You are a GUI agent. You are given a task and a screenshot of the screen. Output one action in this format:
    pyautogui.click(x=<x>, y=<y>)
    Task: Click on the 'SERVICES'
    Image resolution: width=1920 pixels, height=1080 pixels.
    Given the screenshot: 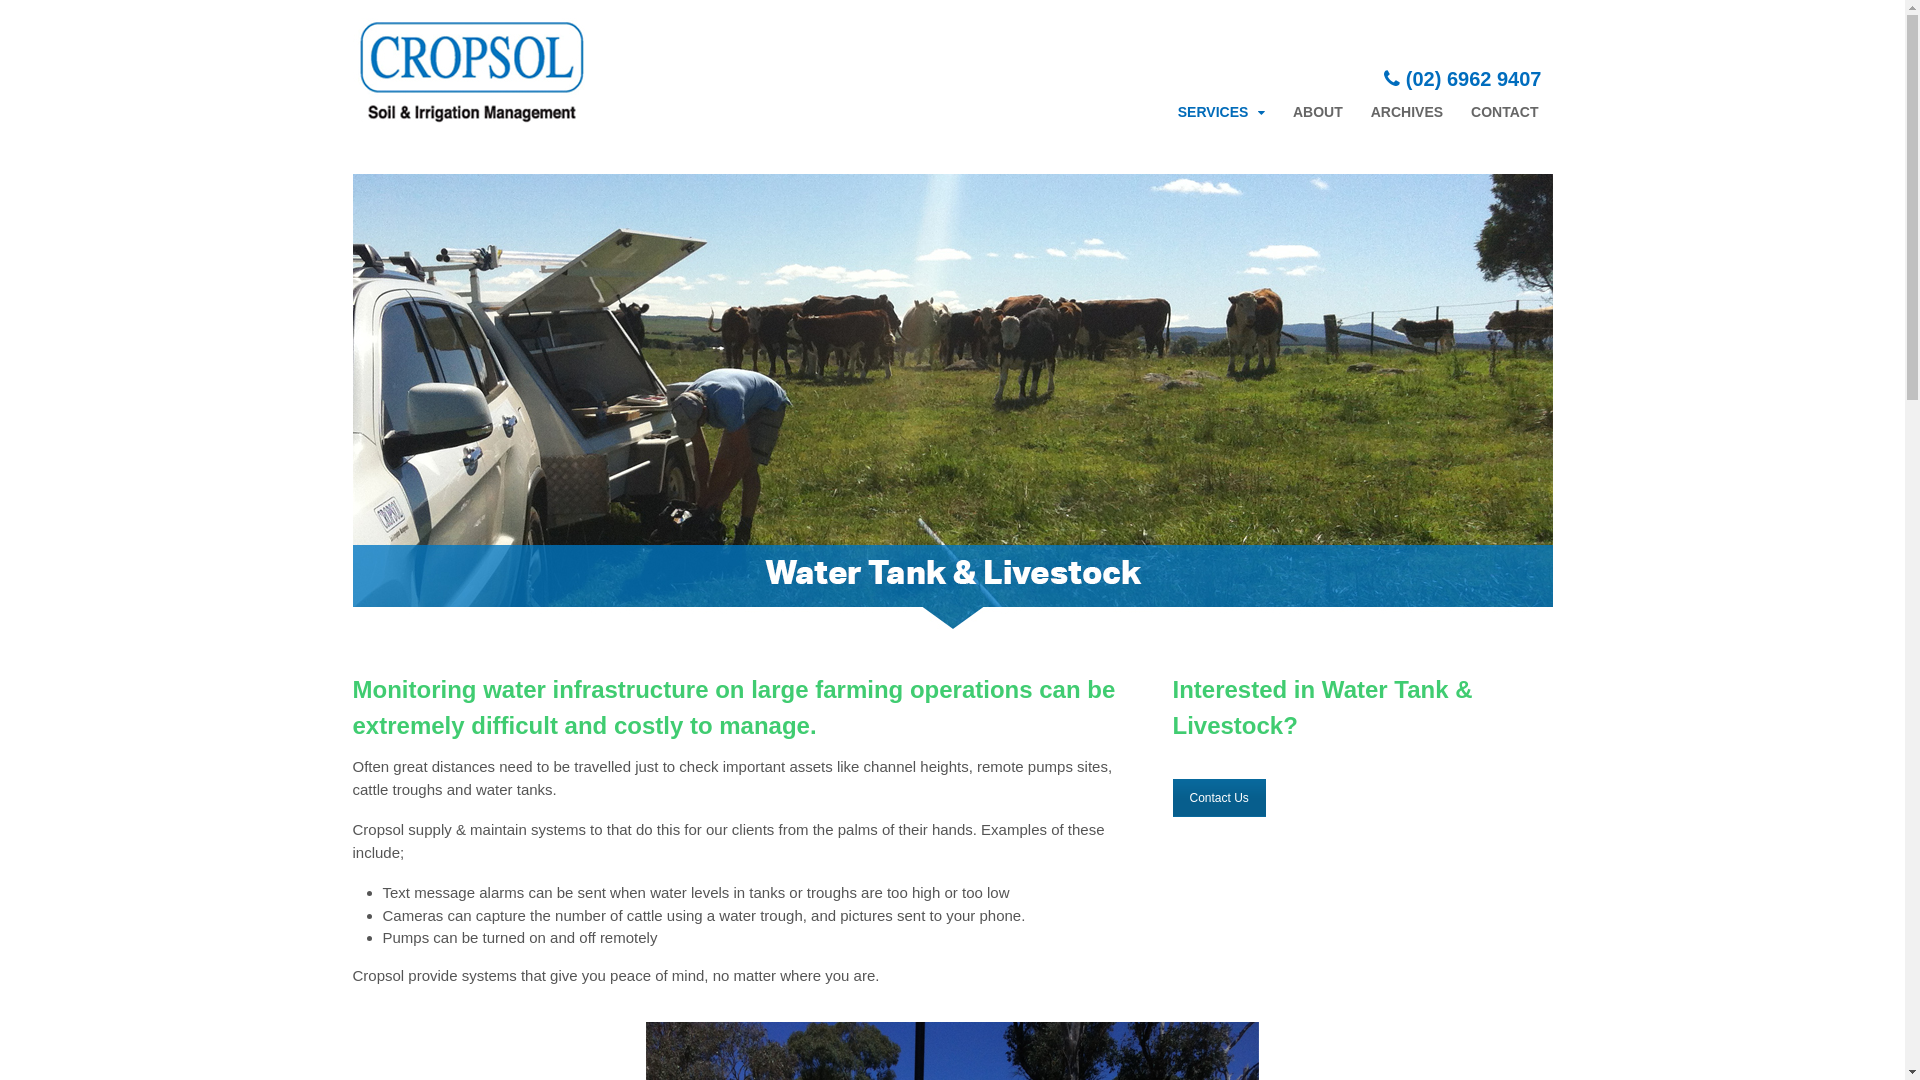 What is the action you would take?
    pyautogui.click(x=1163, y=112)
    